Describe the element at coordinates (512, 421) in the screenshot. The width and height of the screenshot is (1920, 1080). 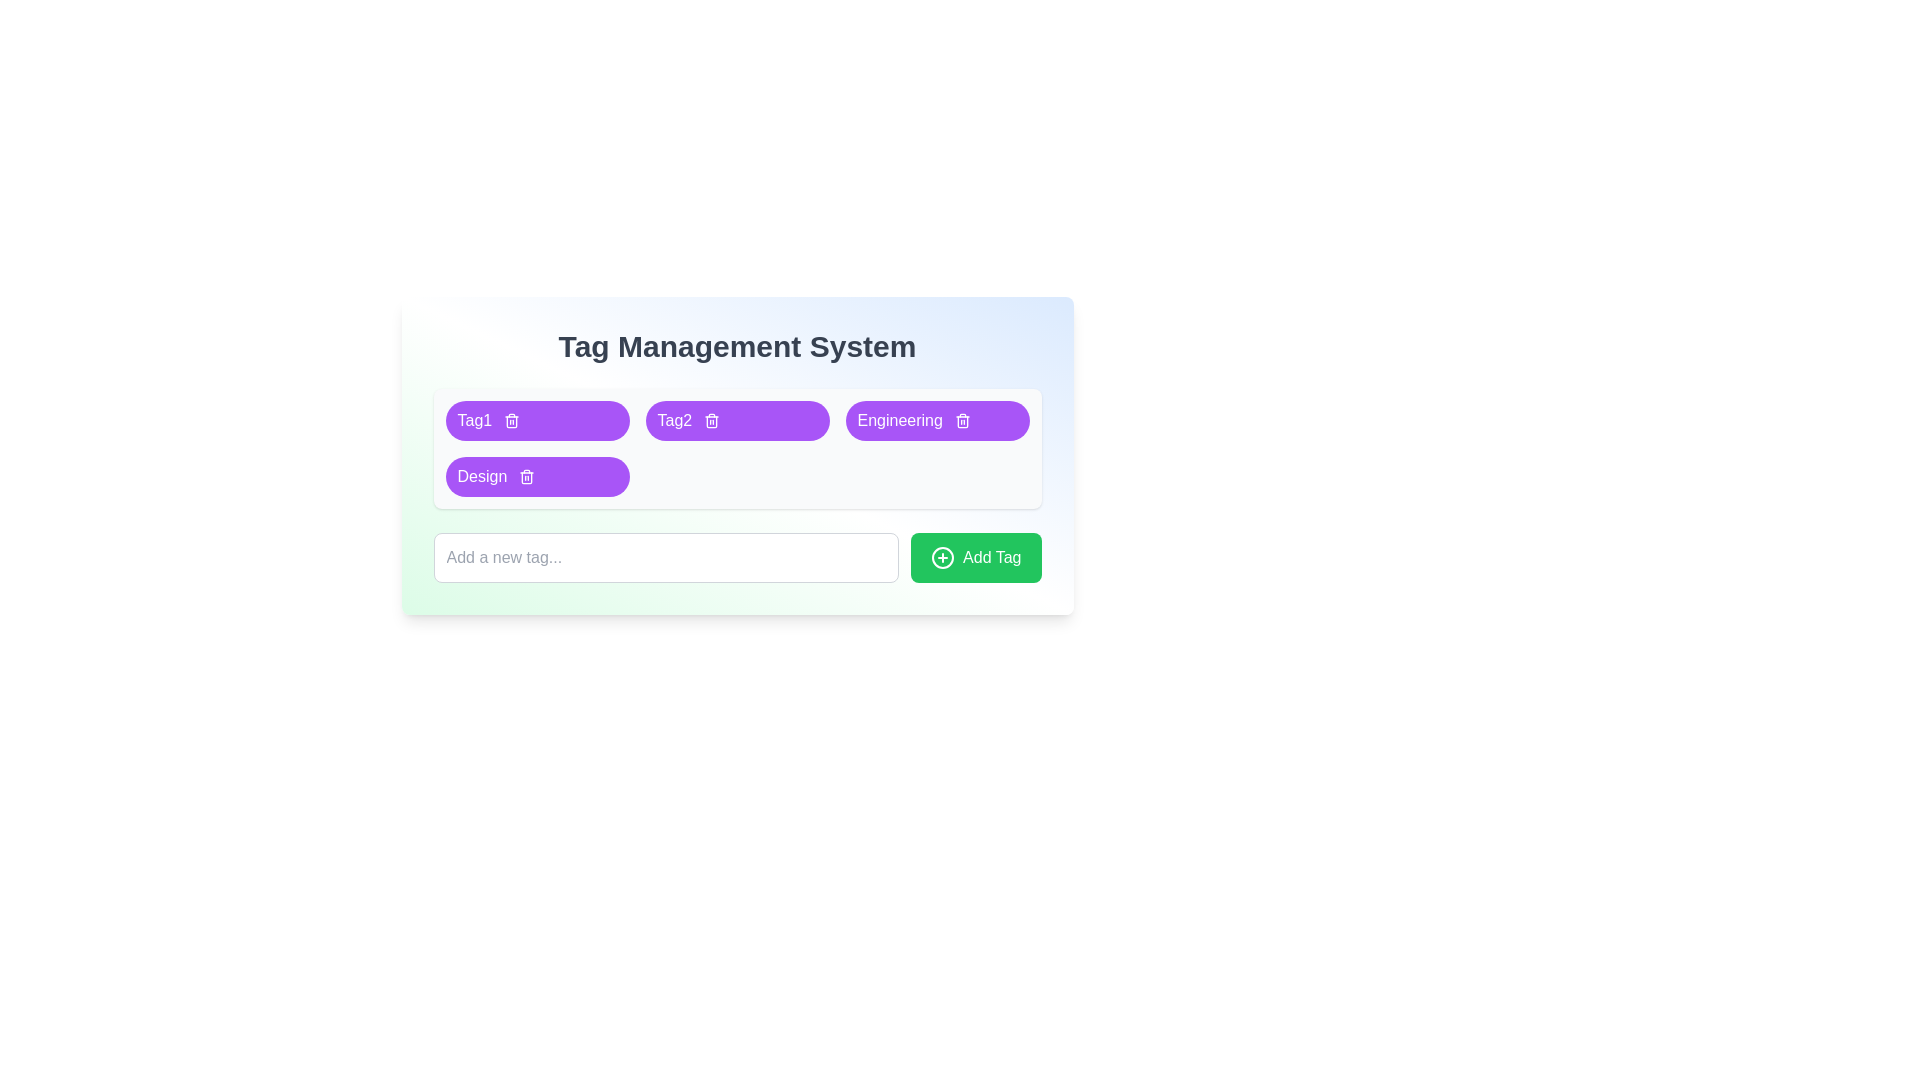
I see `the trash can icon's main body, which is a rectangle with curved edges, located to the right of 'Tag1' in a purple tag` at that location.